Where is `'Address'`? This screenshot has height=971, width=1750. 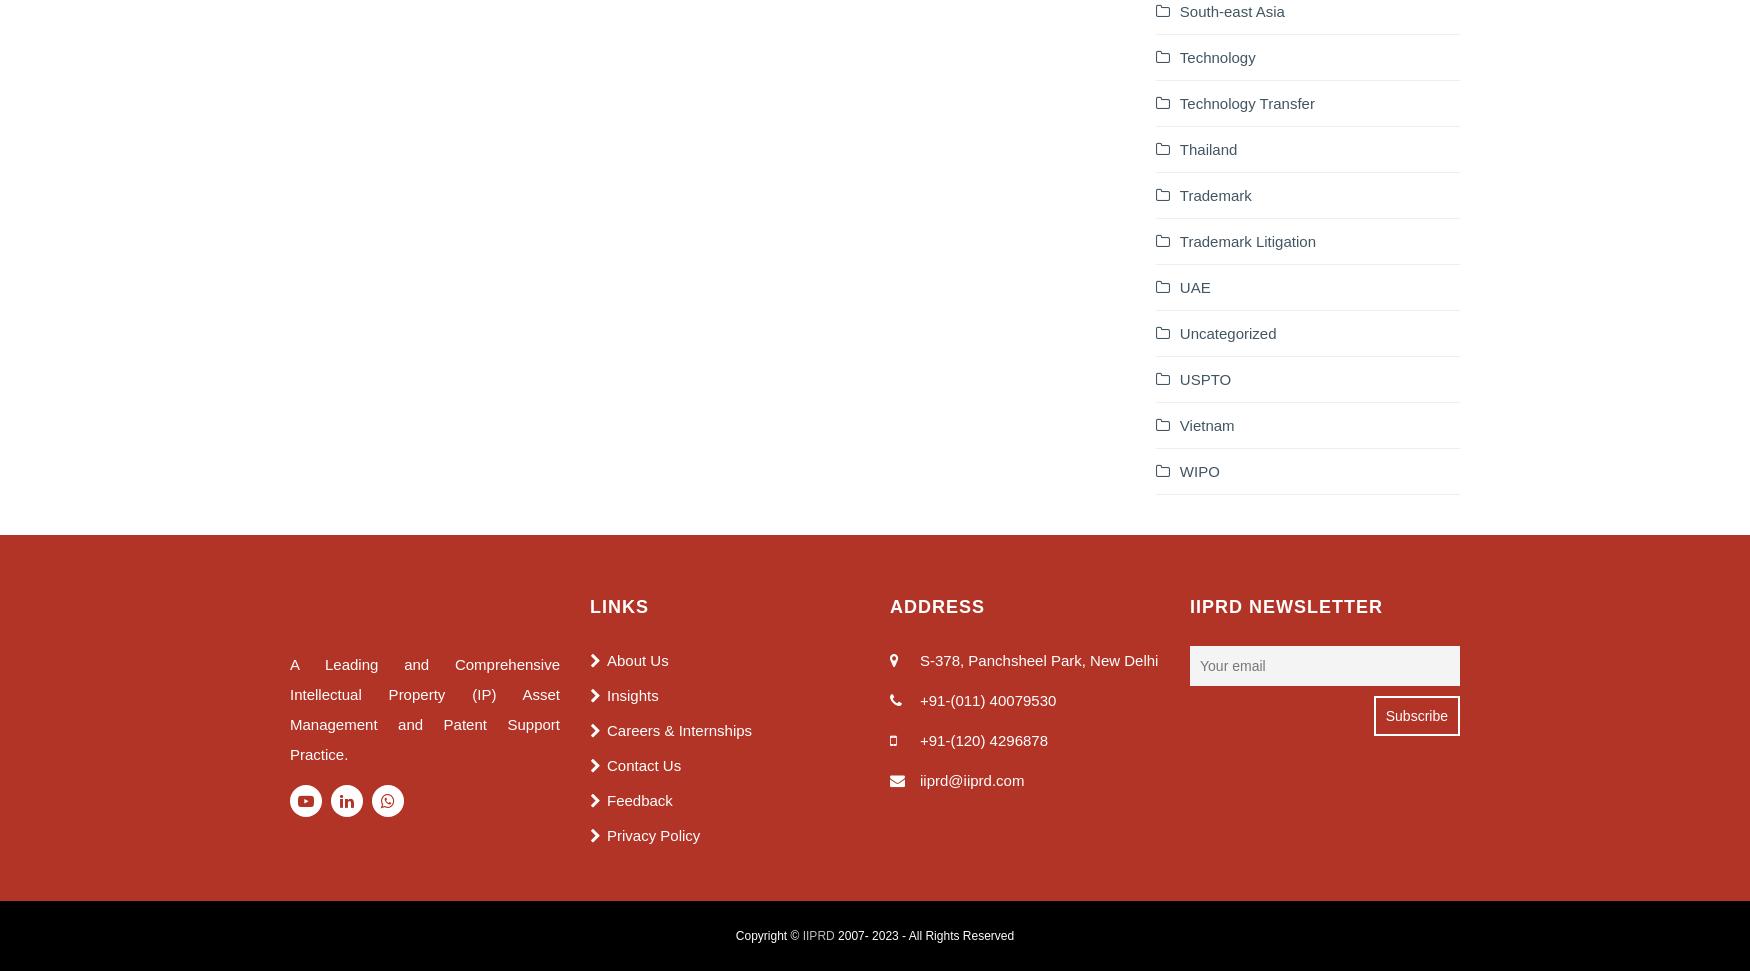 'Address' is located at coordinates (936, 605).